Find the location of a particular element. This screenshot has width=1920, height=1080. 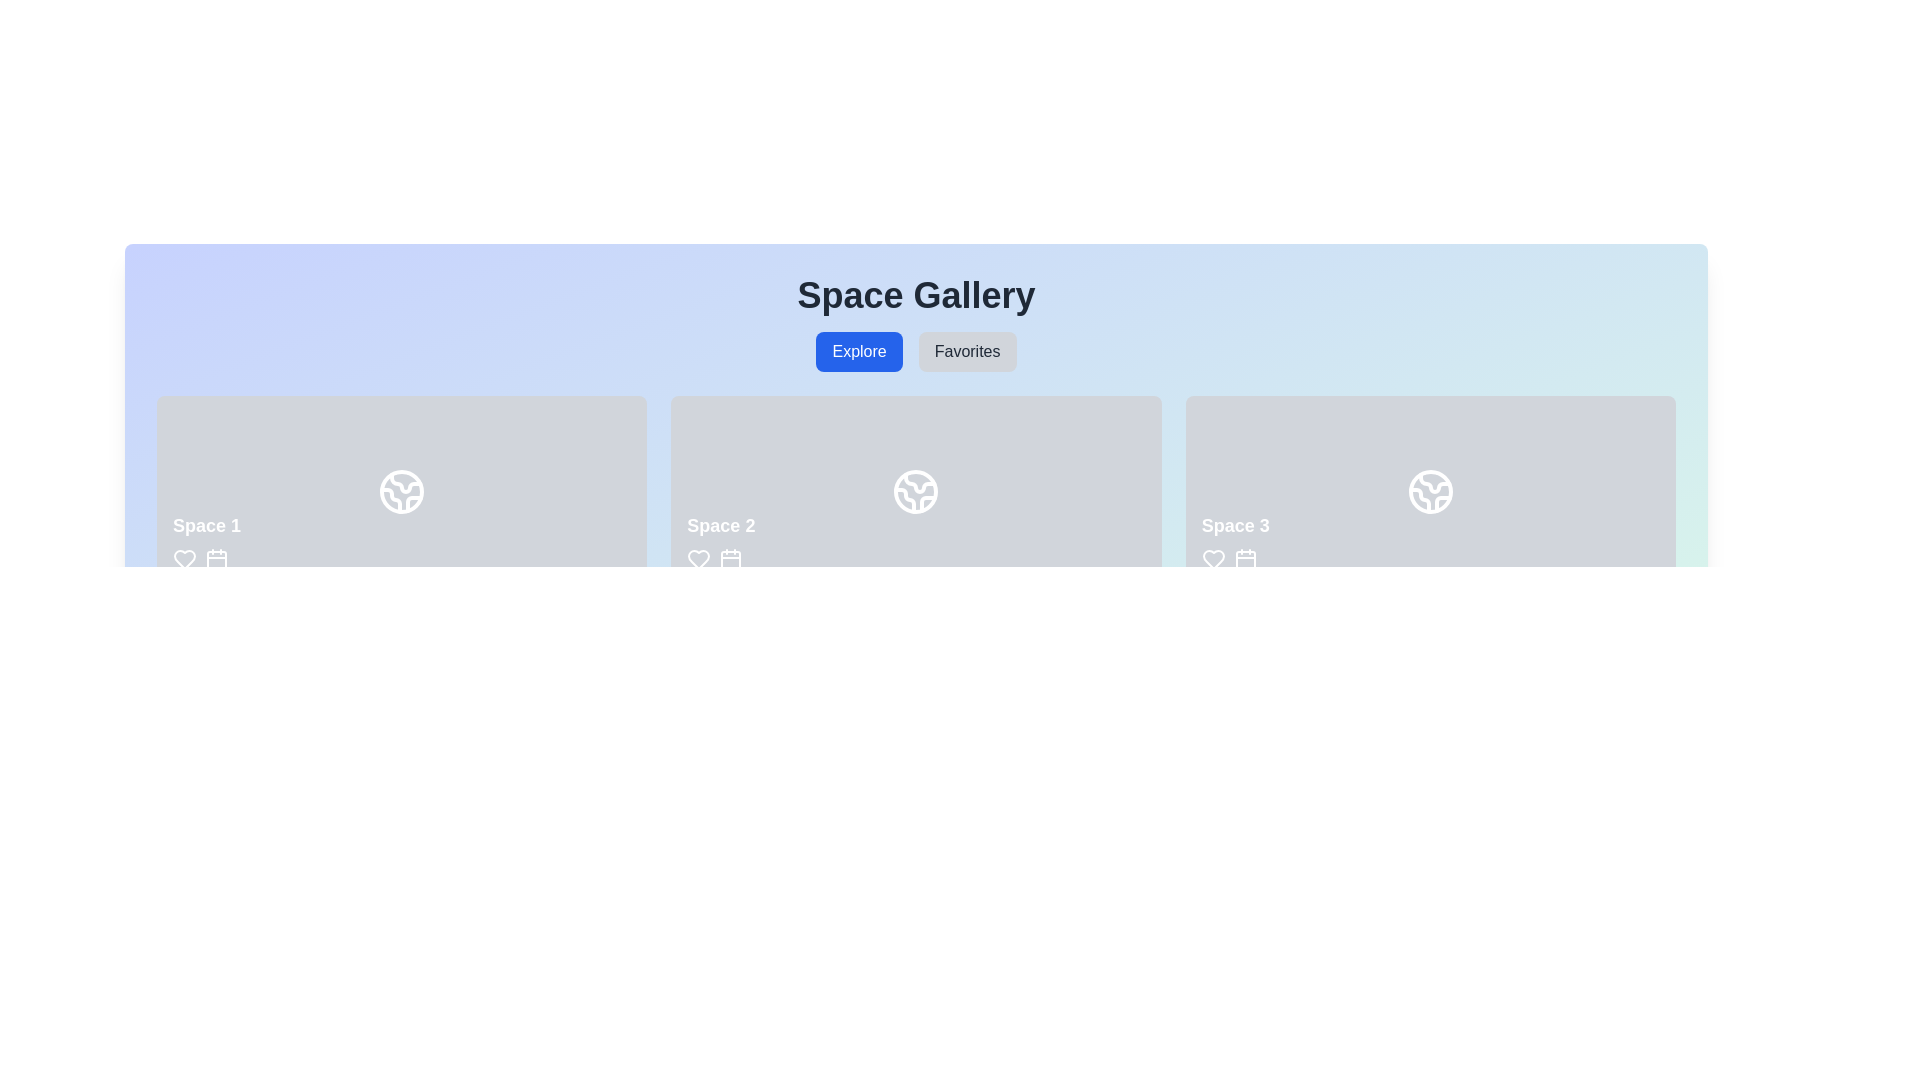

the calendar icon styled with a rounded rectangle outline to change its color to blue is located at coordinates (216, 559).